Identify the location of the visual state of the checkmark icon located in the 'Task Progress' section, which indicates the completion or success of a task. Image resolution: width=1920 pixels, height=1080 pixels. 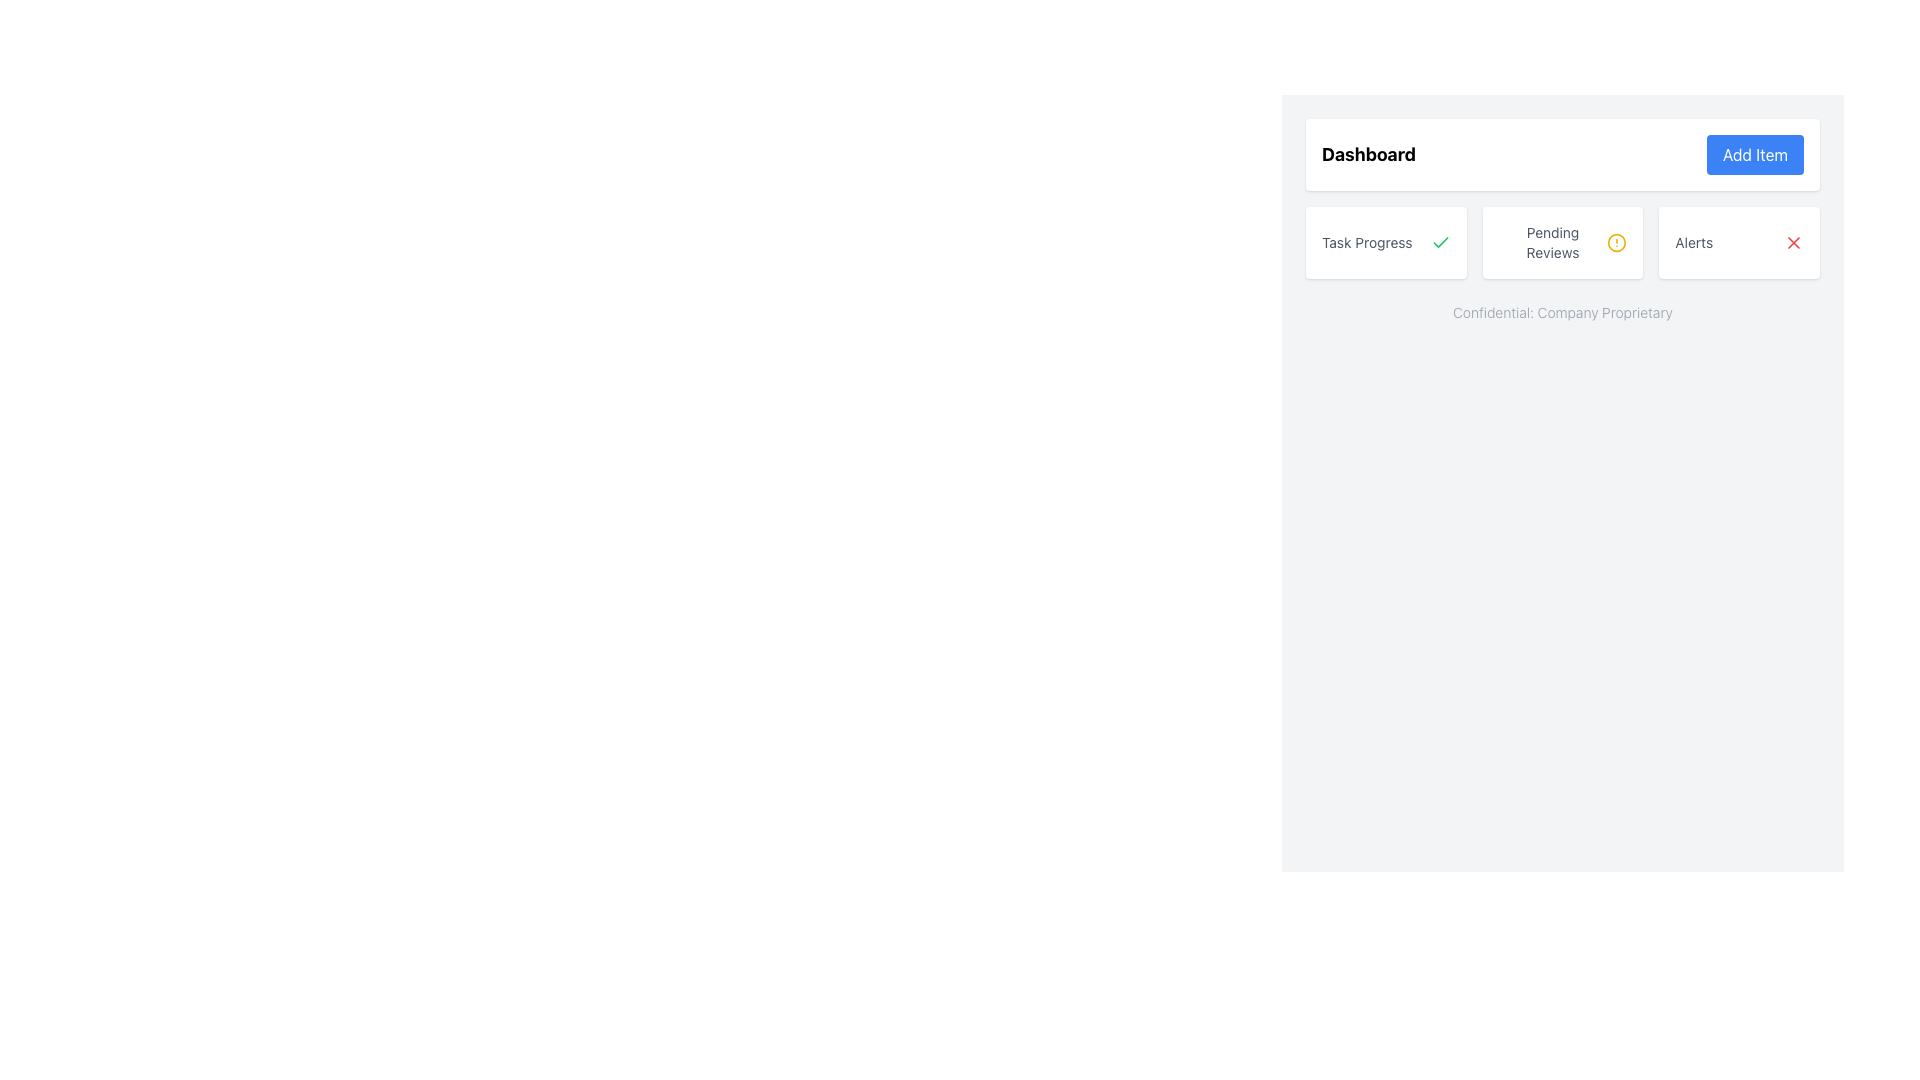
(1440, 242).